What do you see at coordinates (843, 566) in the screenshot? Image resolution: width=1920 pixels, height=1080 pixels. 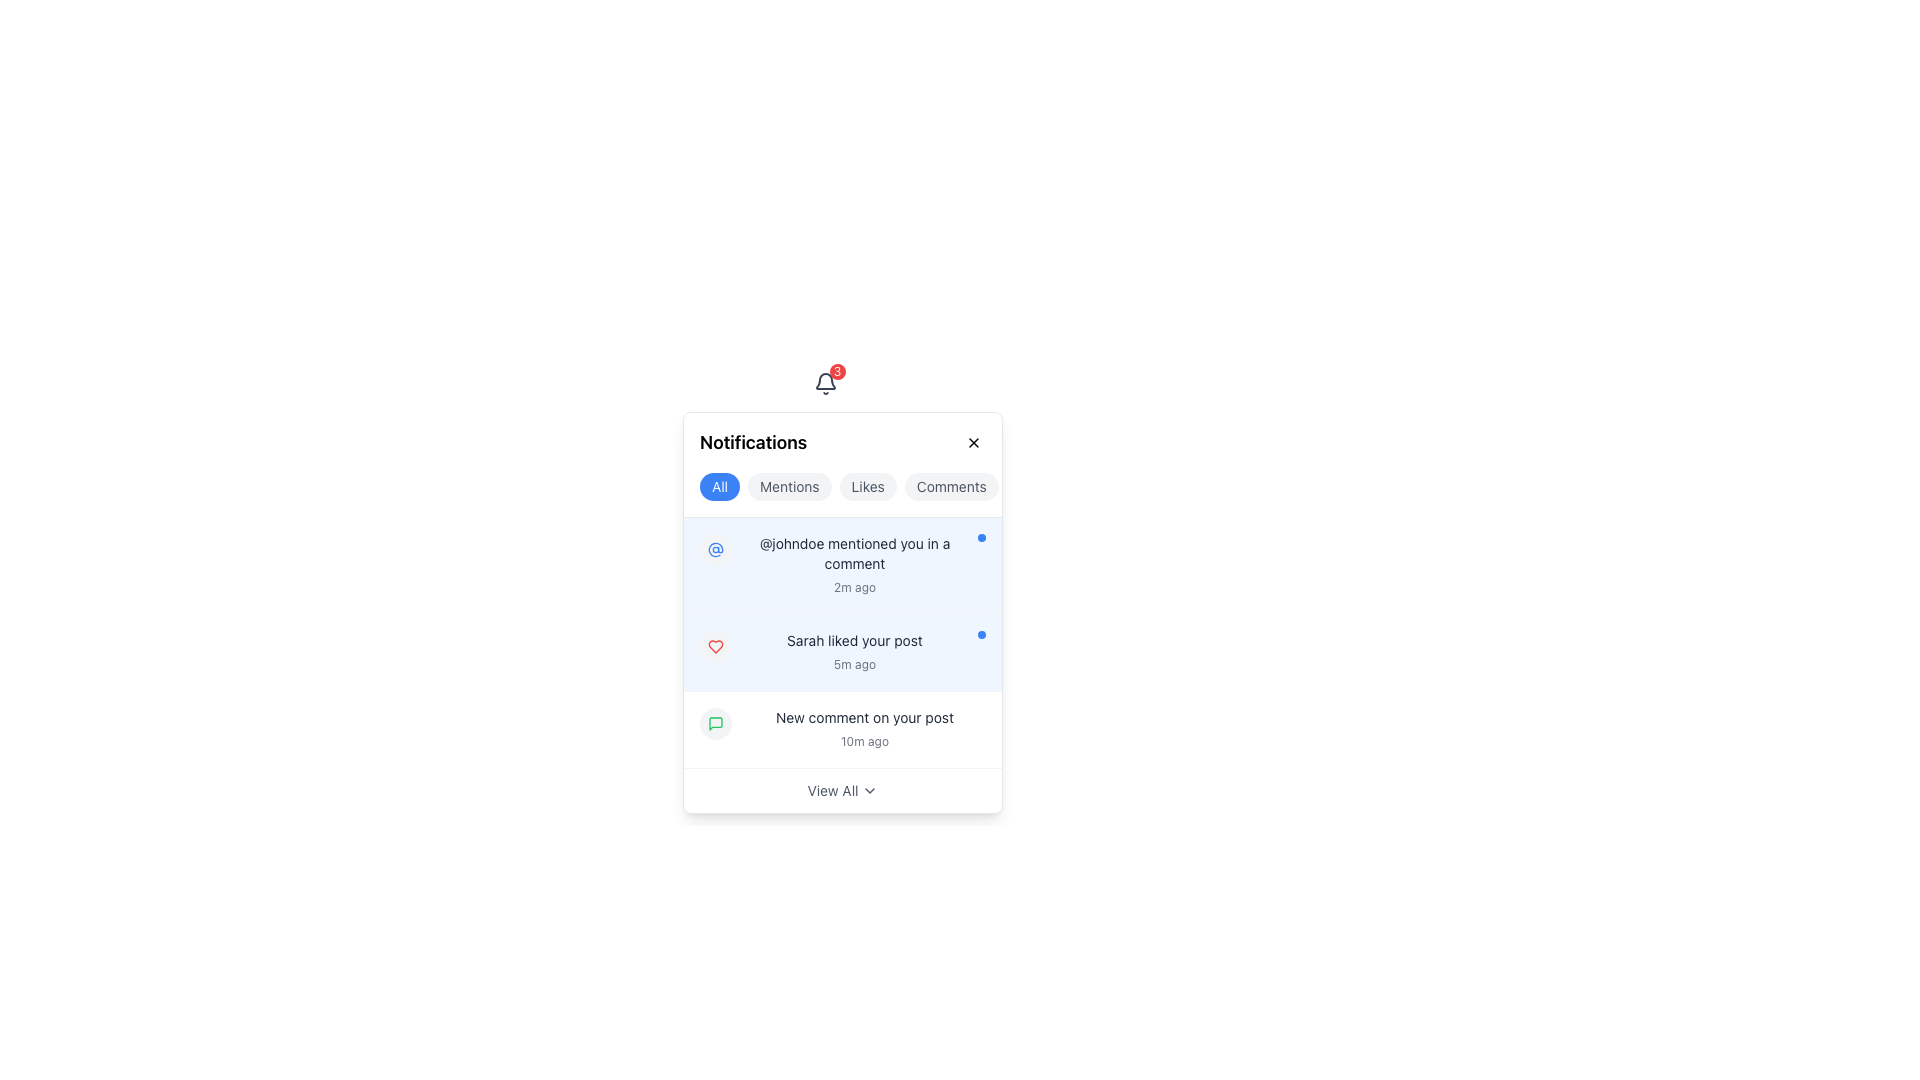 I see `the first notification item in the notification list that informs the user '@johndoe' has mentioned them in a comment` at bounding box center [843, 566].